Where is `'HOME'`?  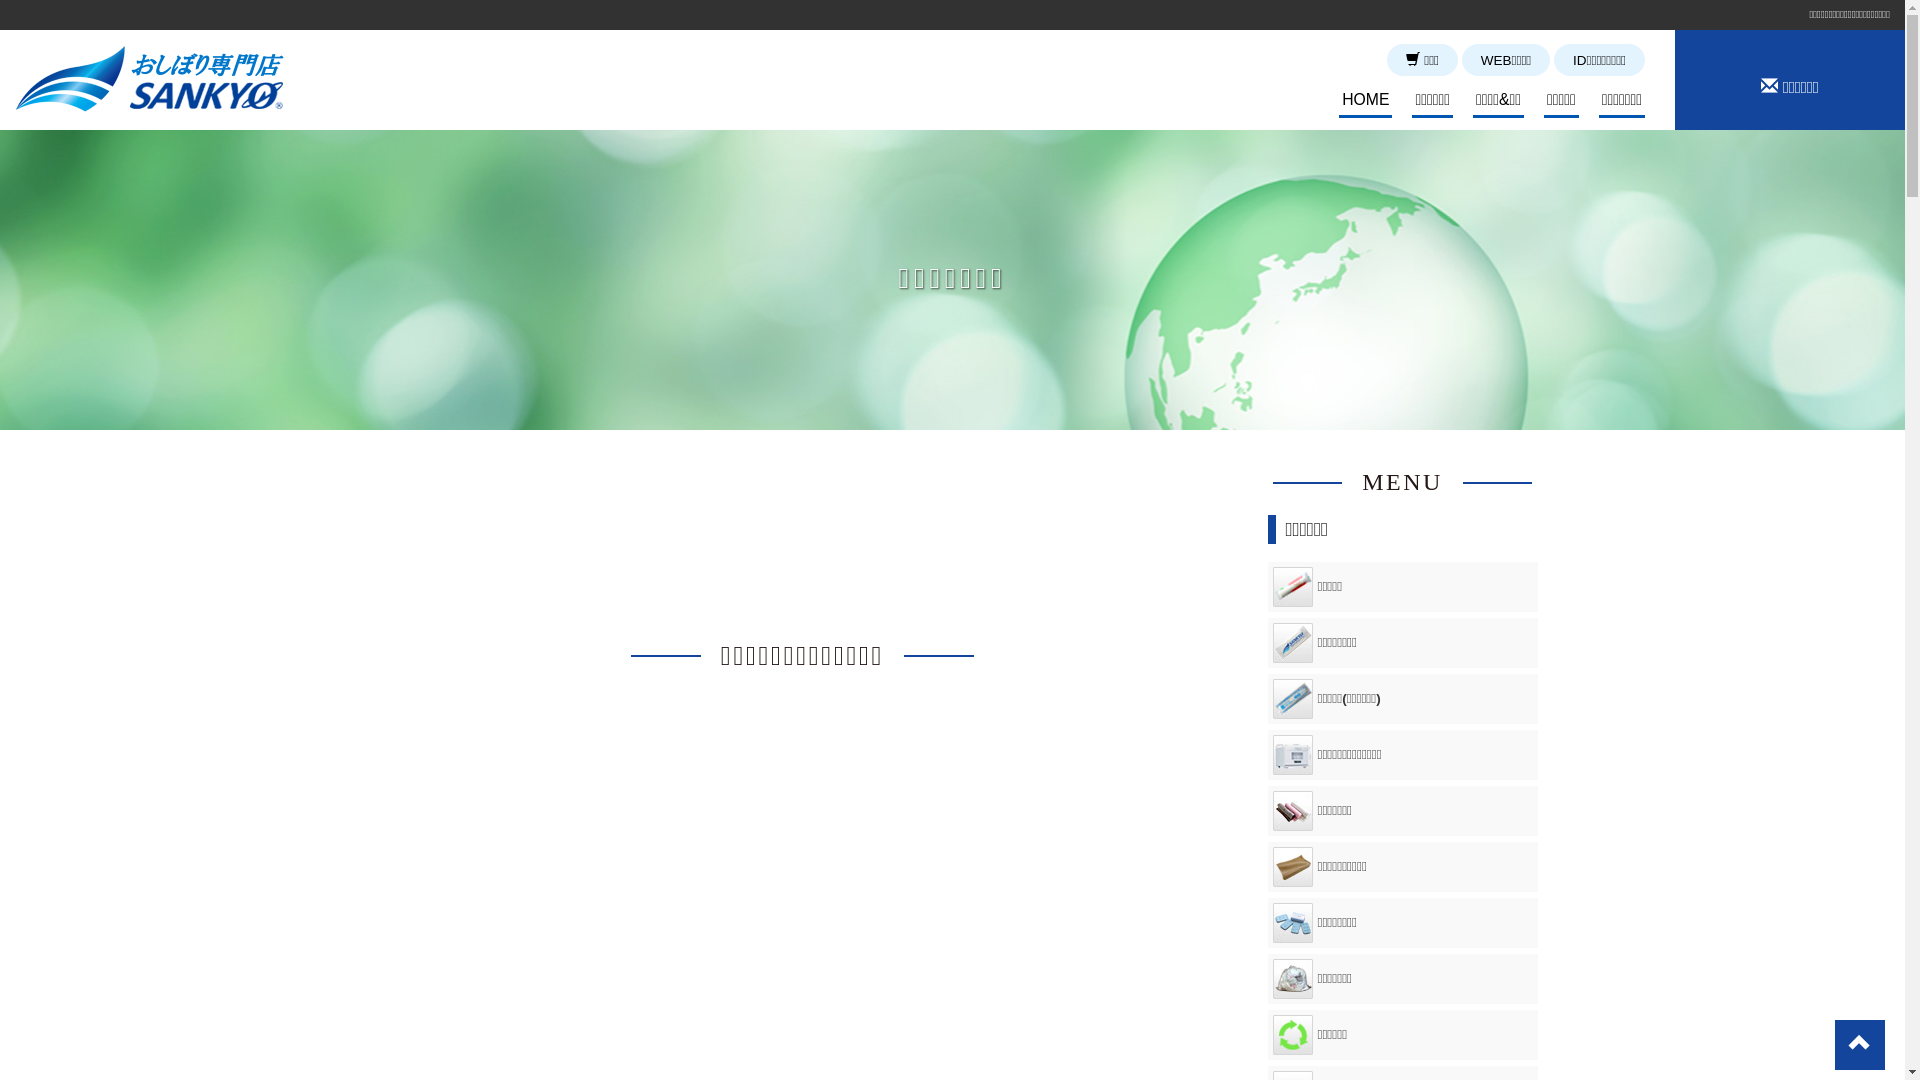
'HOME' is located at coordinates (1364, 101).